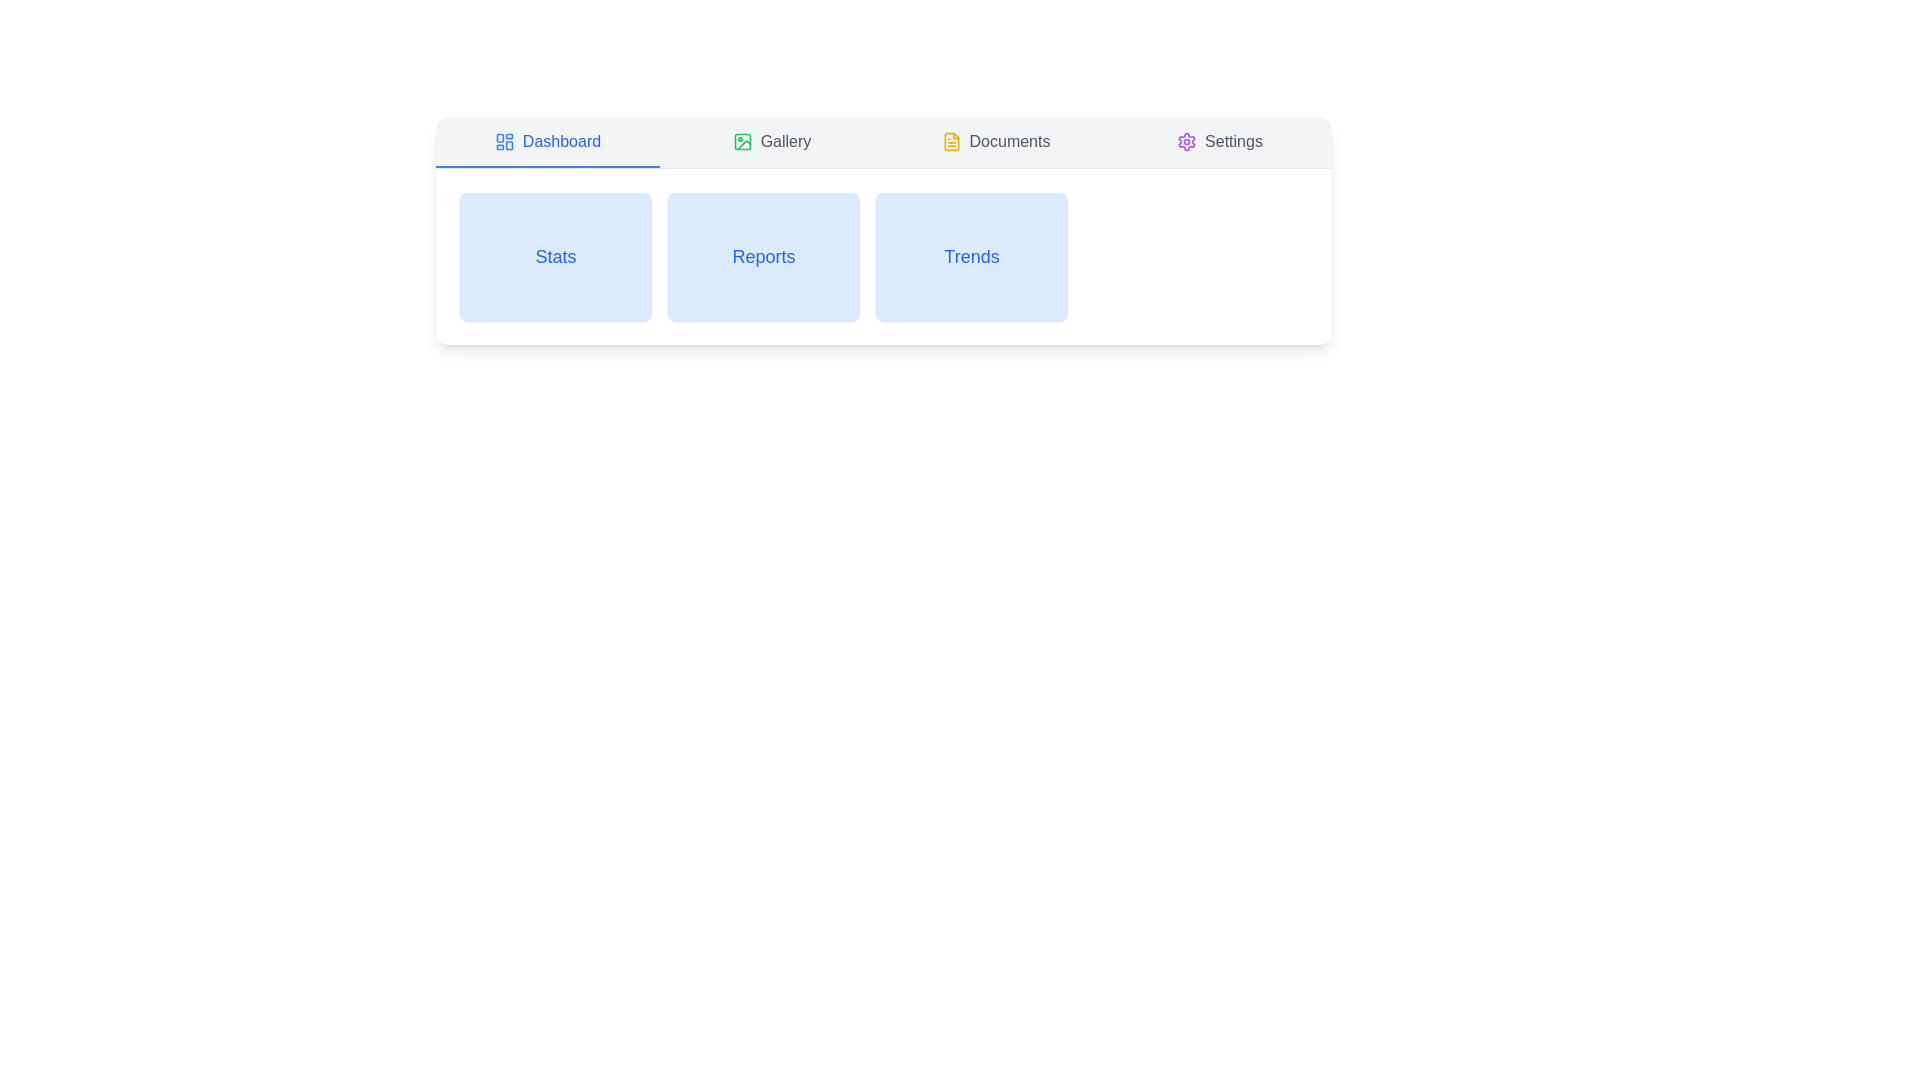 This screenshot has width=1920, height=1080. Describe the element at coordinates (556, 256) in the screenshot. I see `the 'Stats' text label, which serves as an identifier for a section related to statistics, located in the upper-mid section of the interface` at that location.